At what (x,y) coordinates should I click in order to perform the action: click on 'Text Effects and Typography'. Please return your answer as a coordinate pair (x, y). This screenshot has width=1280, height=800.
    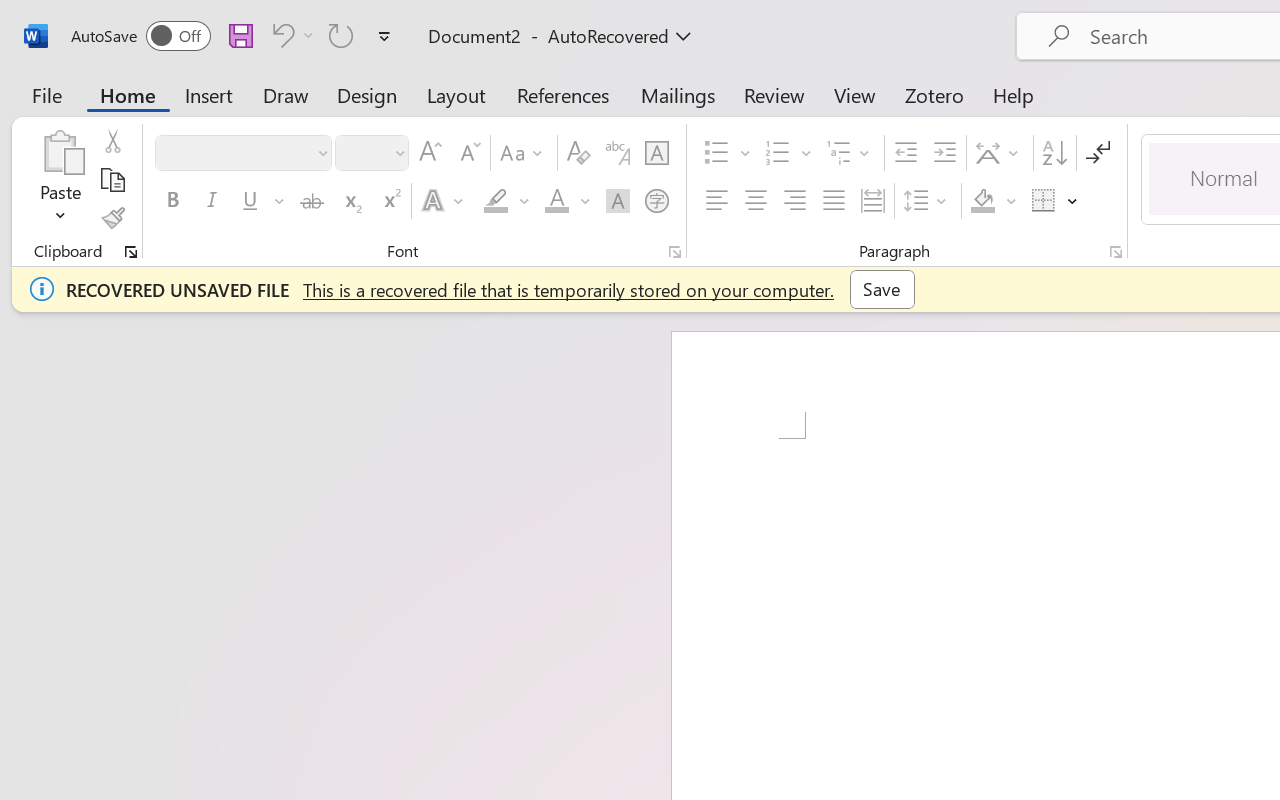
    Looking at the image, I should click on (443, 201).